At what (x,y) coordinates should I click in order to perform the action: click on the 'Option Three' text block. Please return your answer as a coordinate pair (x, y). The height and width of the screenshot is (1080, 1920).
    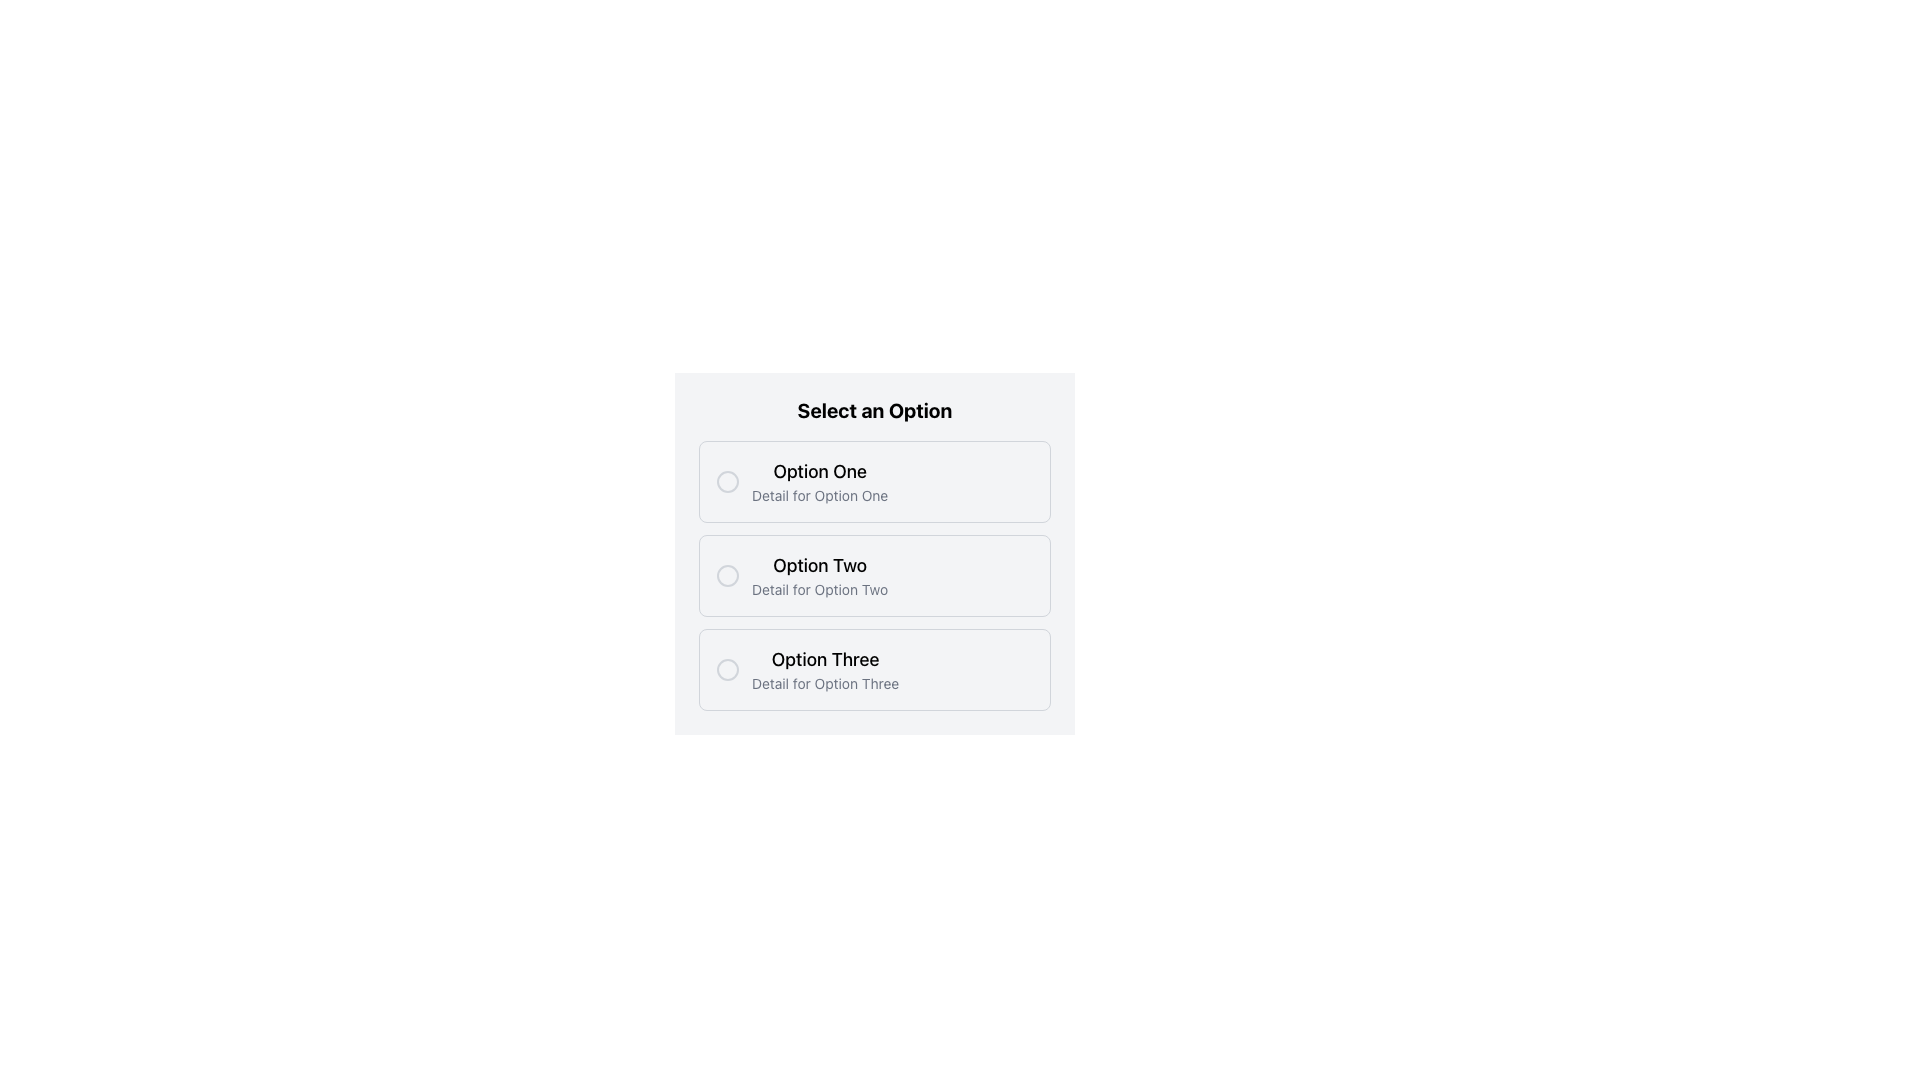
    Looking at the image, I should click on (825, 670).